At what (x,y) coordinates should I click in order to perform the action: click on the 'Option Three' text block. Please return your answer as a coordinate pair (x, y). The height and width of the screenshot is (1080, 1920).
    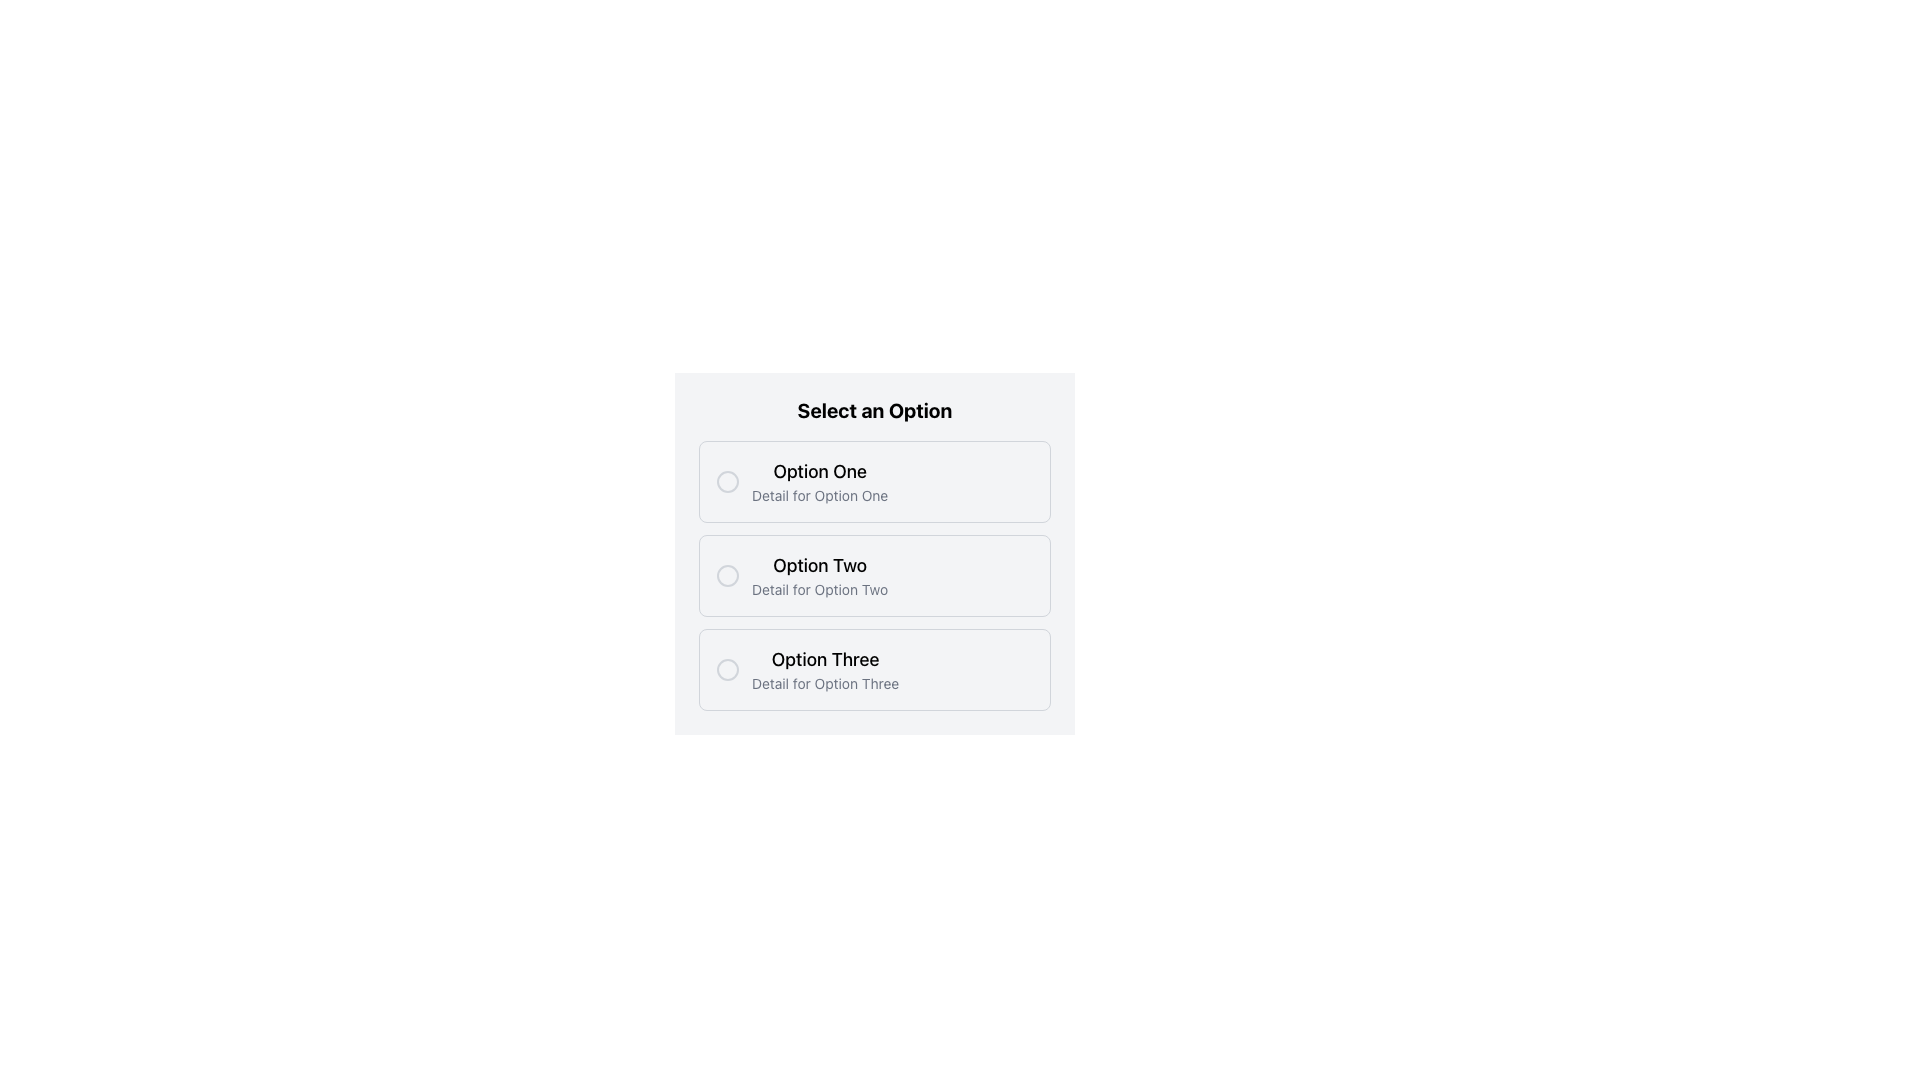
    Looking at the image, I should click on (825, 670).